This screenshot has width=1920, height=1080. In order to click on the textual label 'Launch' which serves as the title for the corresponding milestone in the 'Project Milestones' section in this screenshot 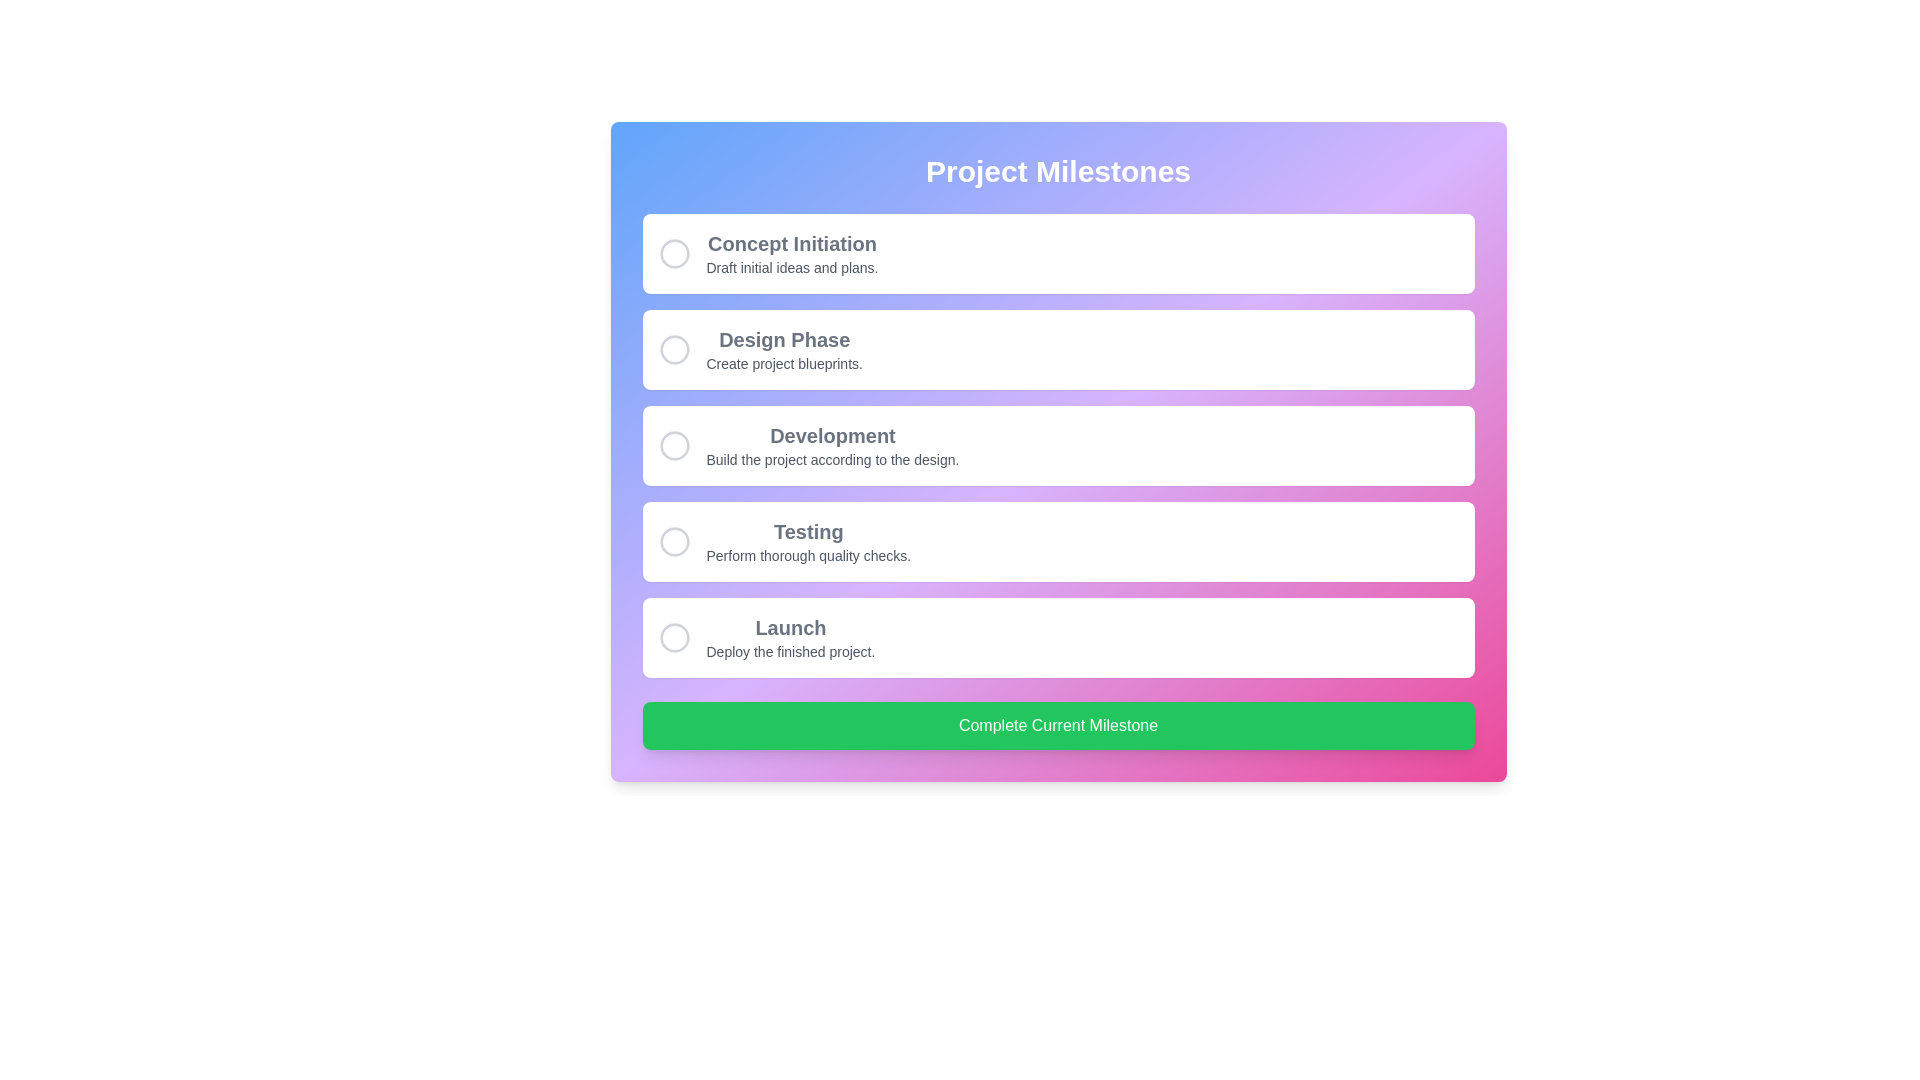, I will do `click(789, 627)`.